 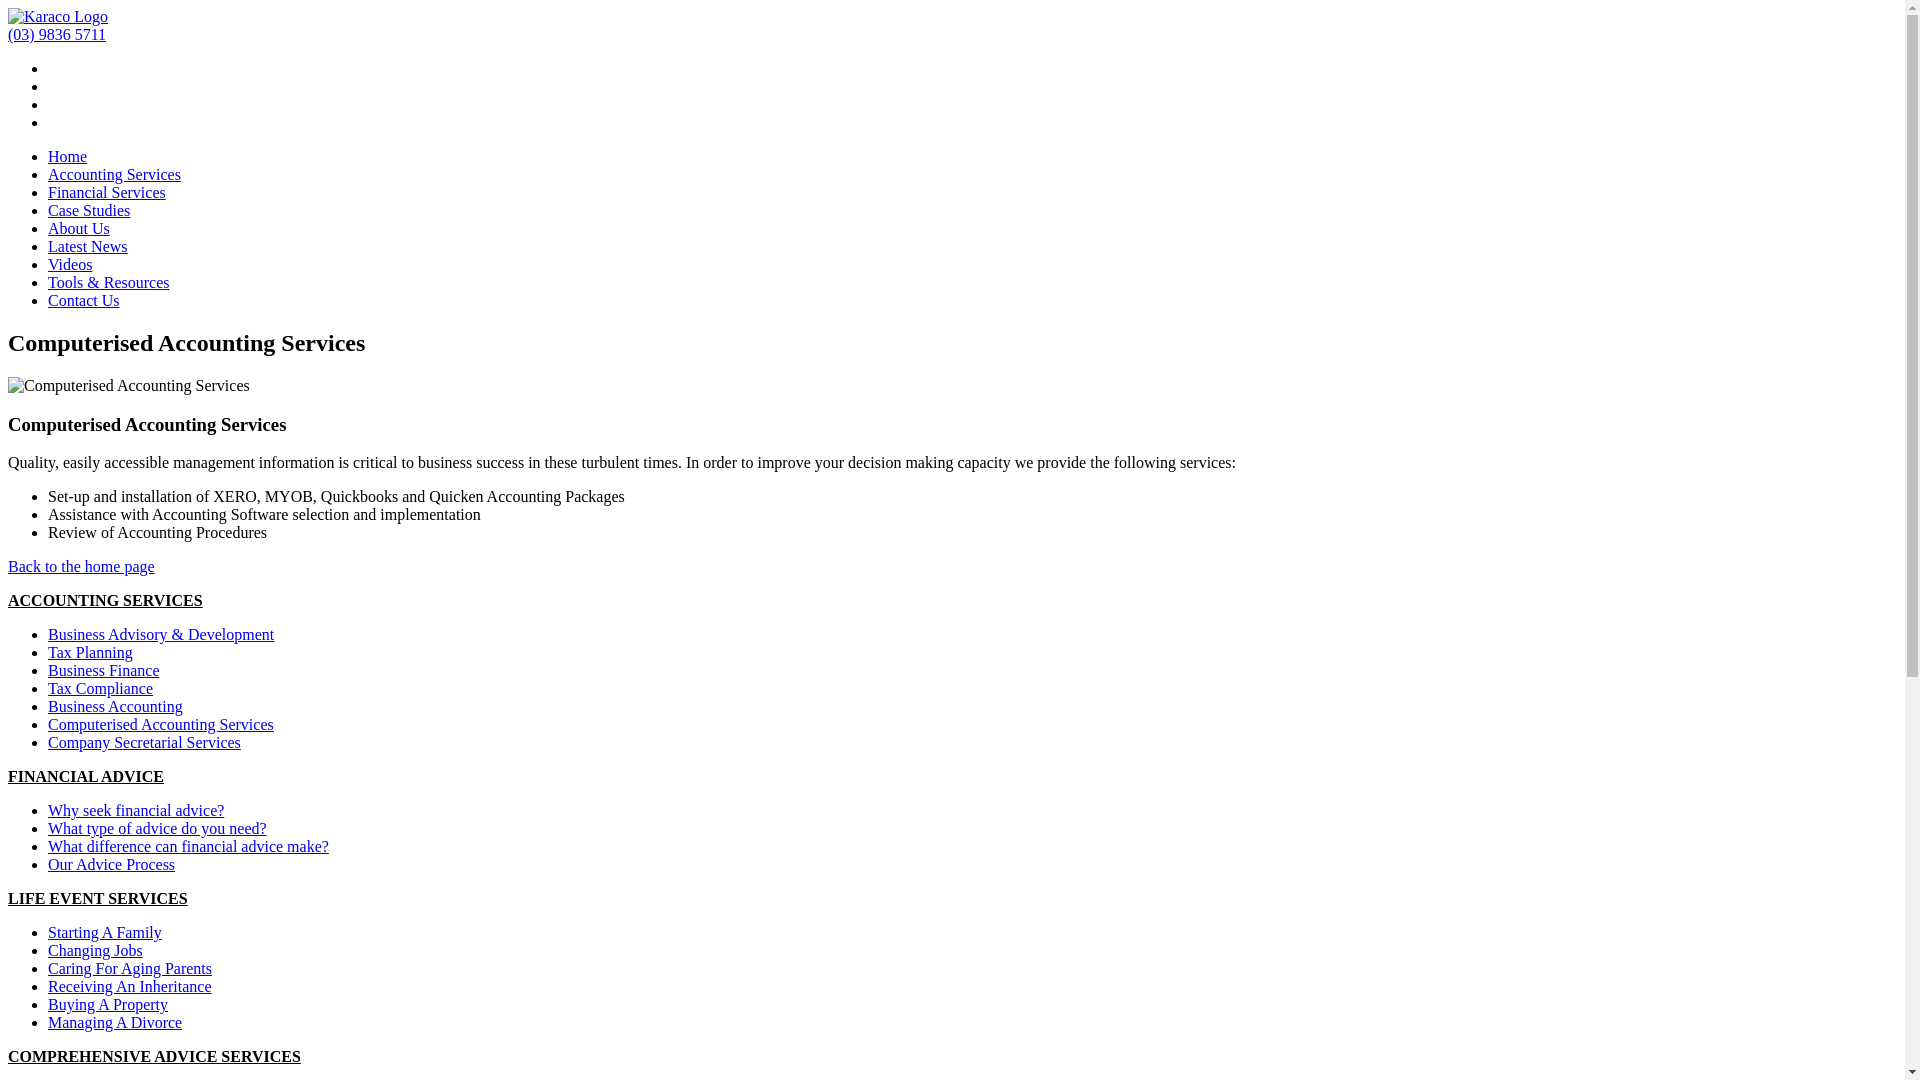 What do you see at coordinates (99, 687) in the screenshot?
I see `'Tax Compliance'` at bounding box center [99, 687].